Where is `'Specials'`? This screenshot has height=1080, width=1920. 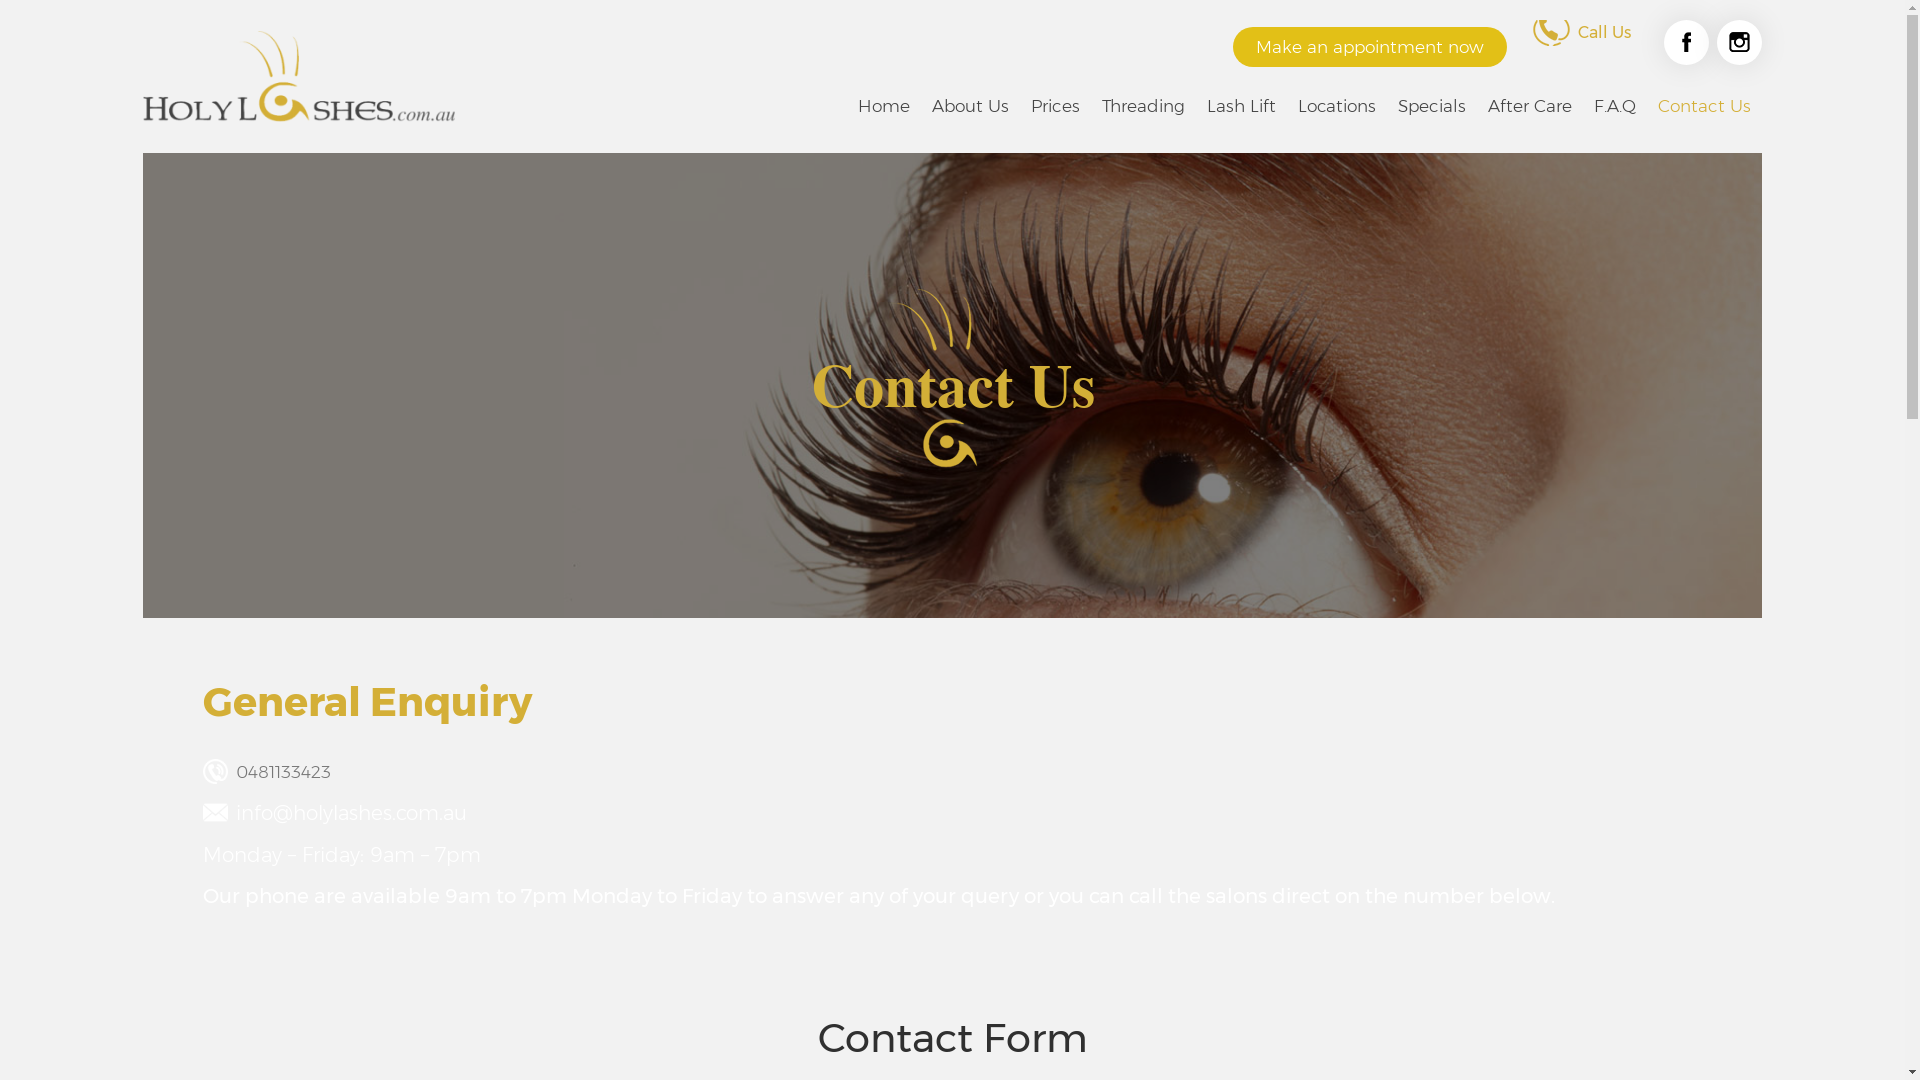
'Specials' is located at coordinates (1430, 105).